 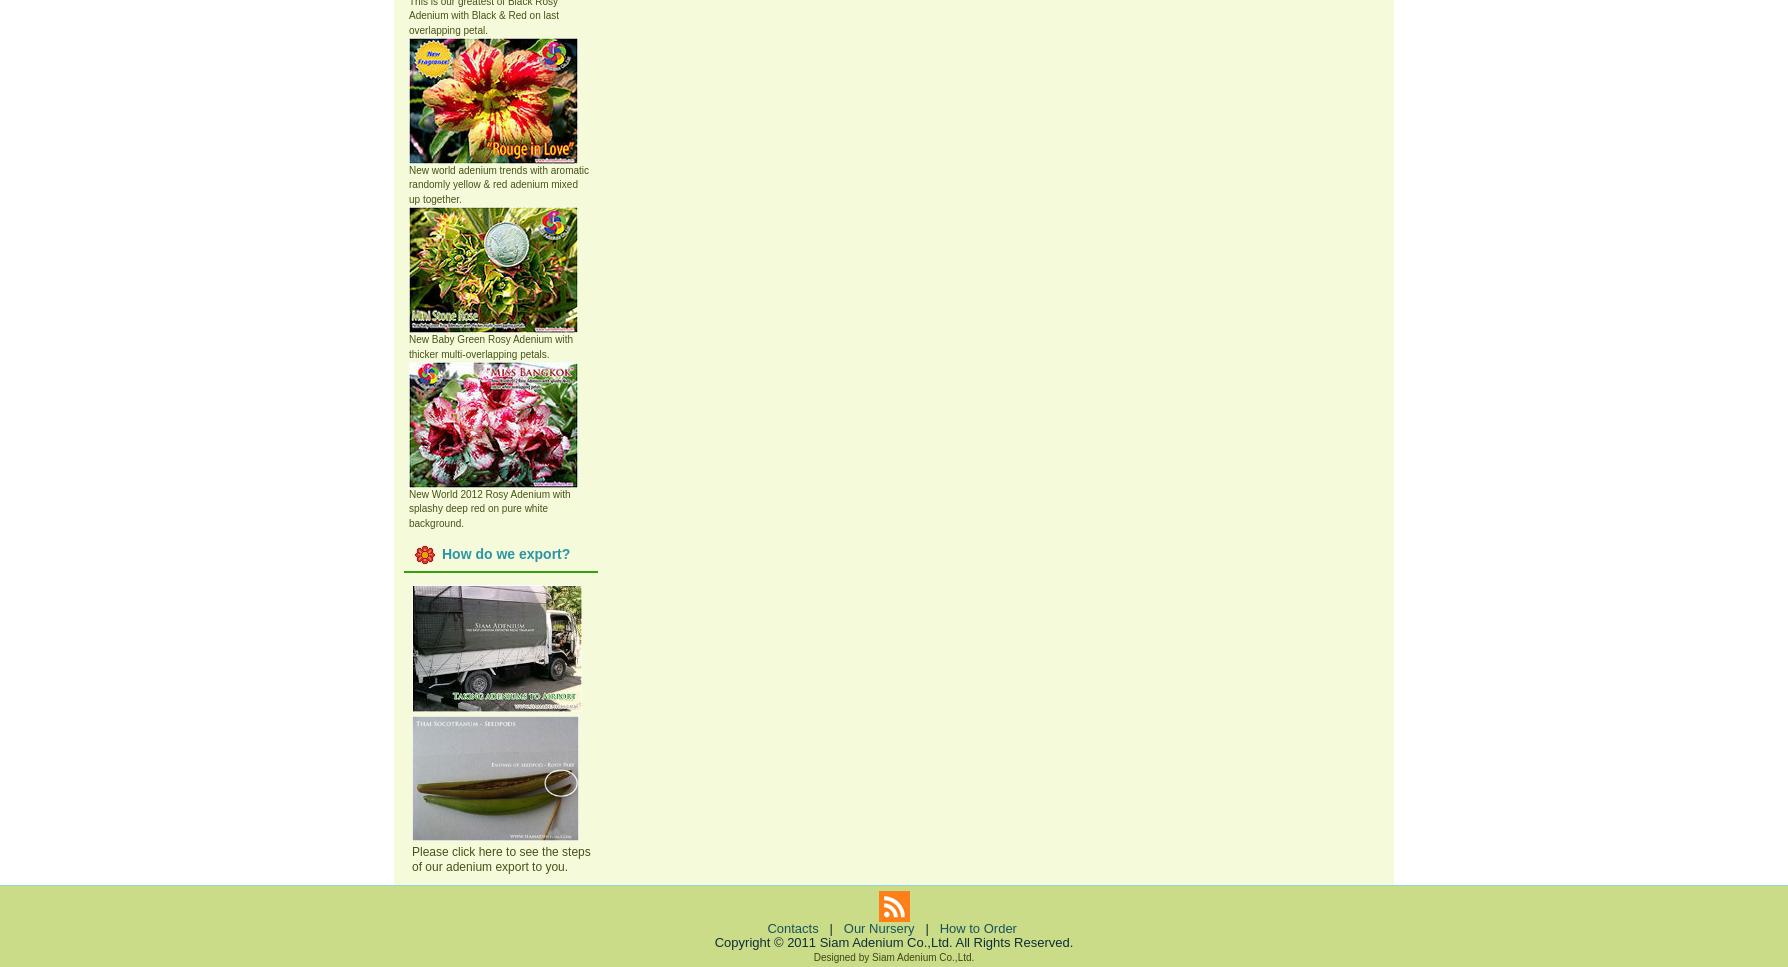 I want to click on 'Please click here to see the steps of our adenium export to you.', so click(x=500, y=857).